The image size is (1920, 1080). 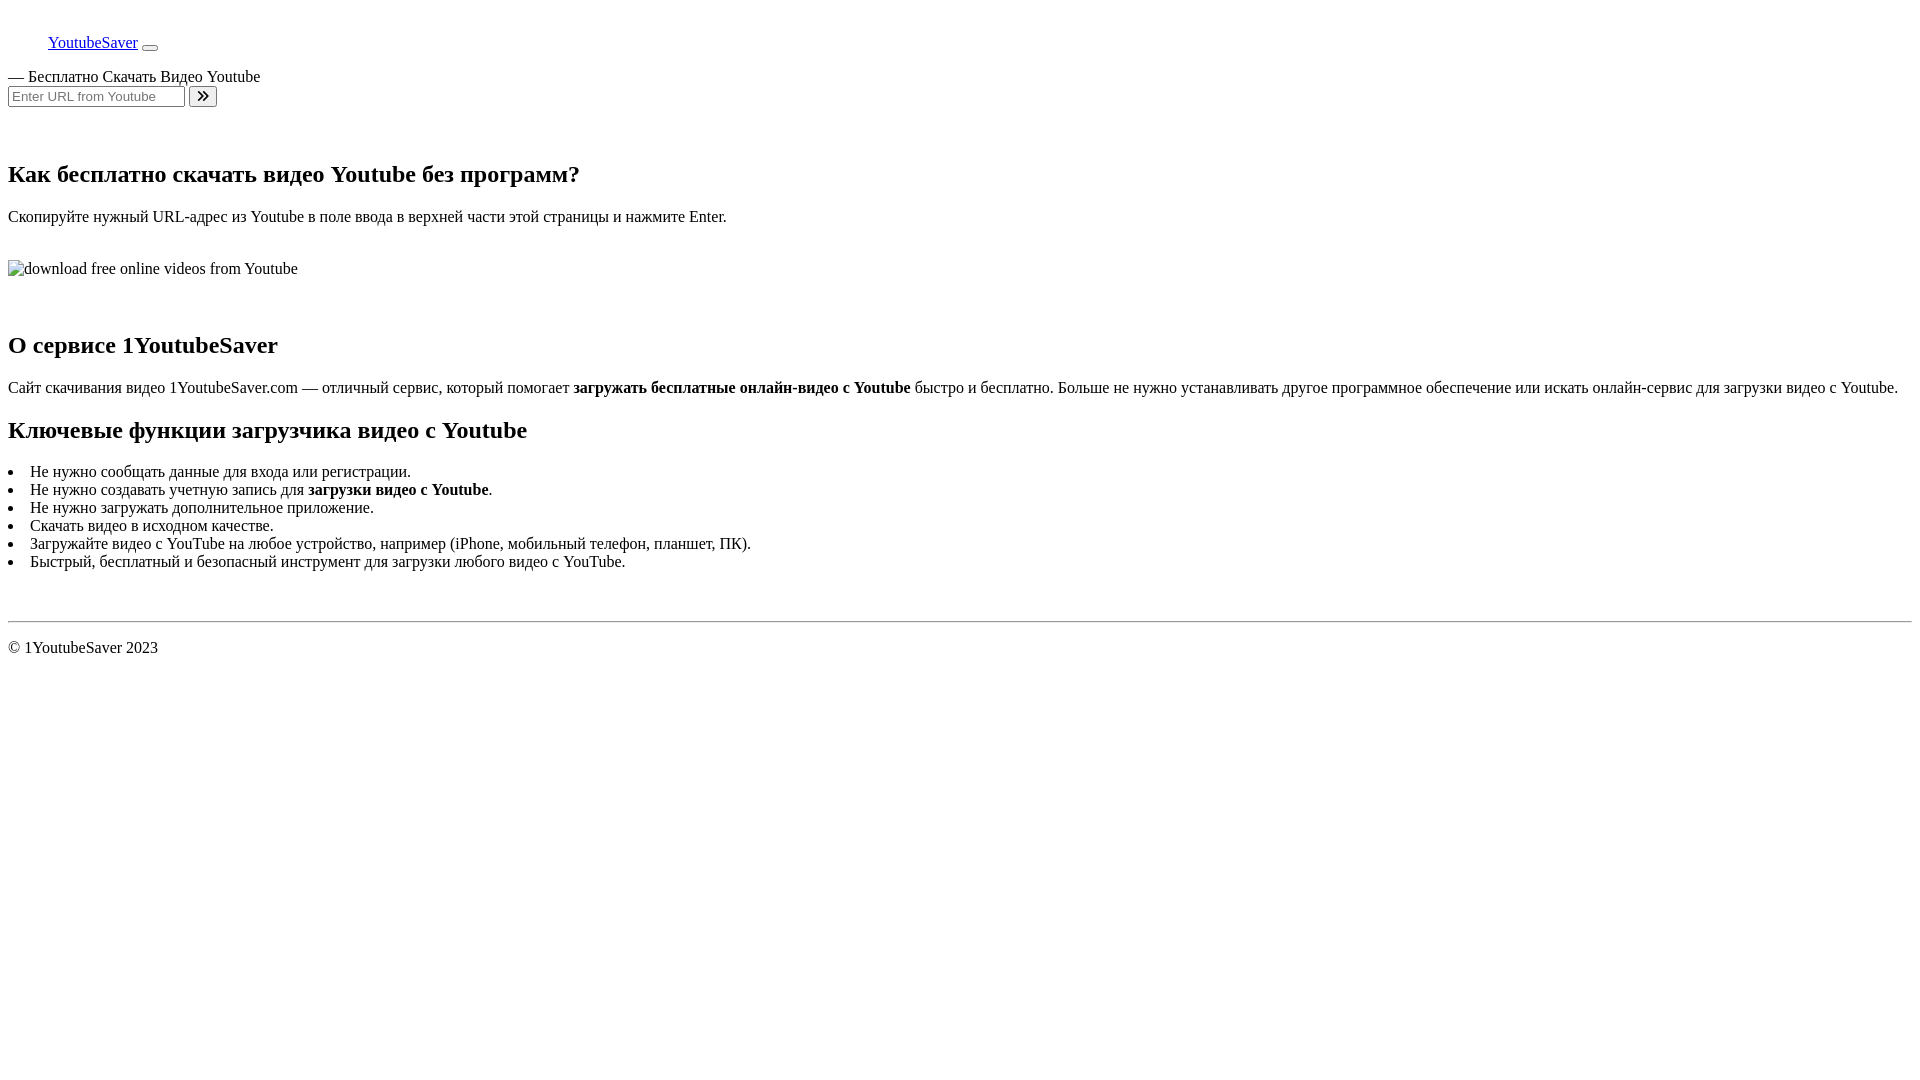 What do you see at coordinates (72, 42) in the screenshot?
I see `'YoutubeSaver'` at bounding box center [72, 42].